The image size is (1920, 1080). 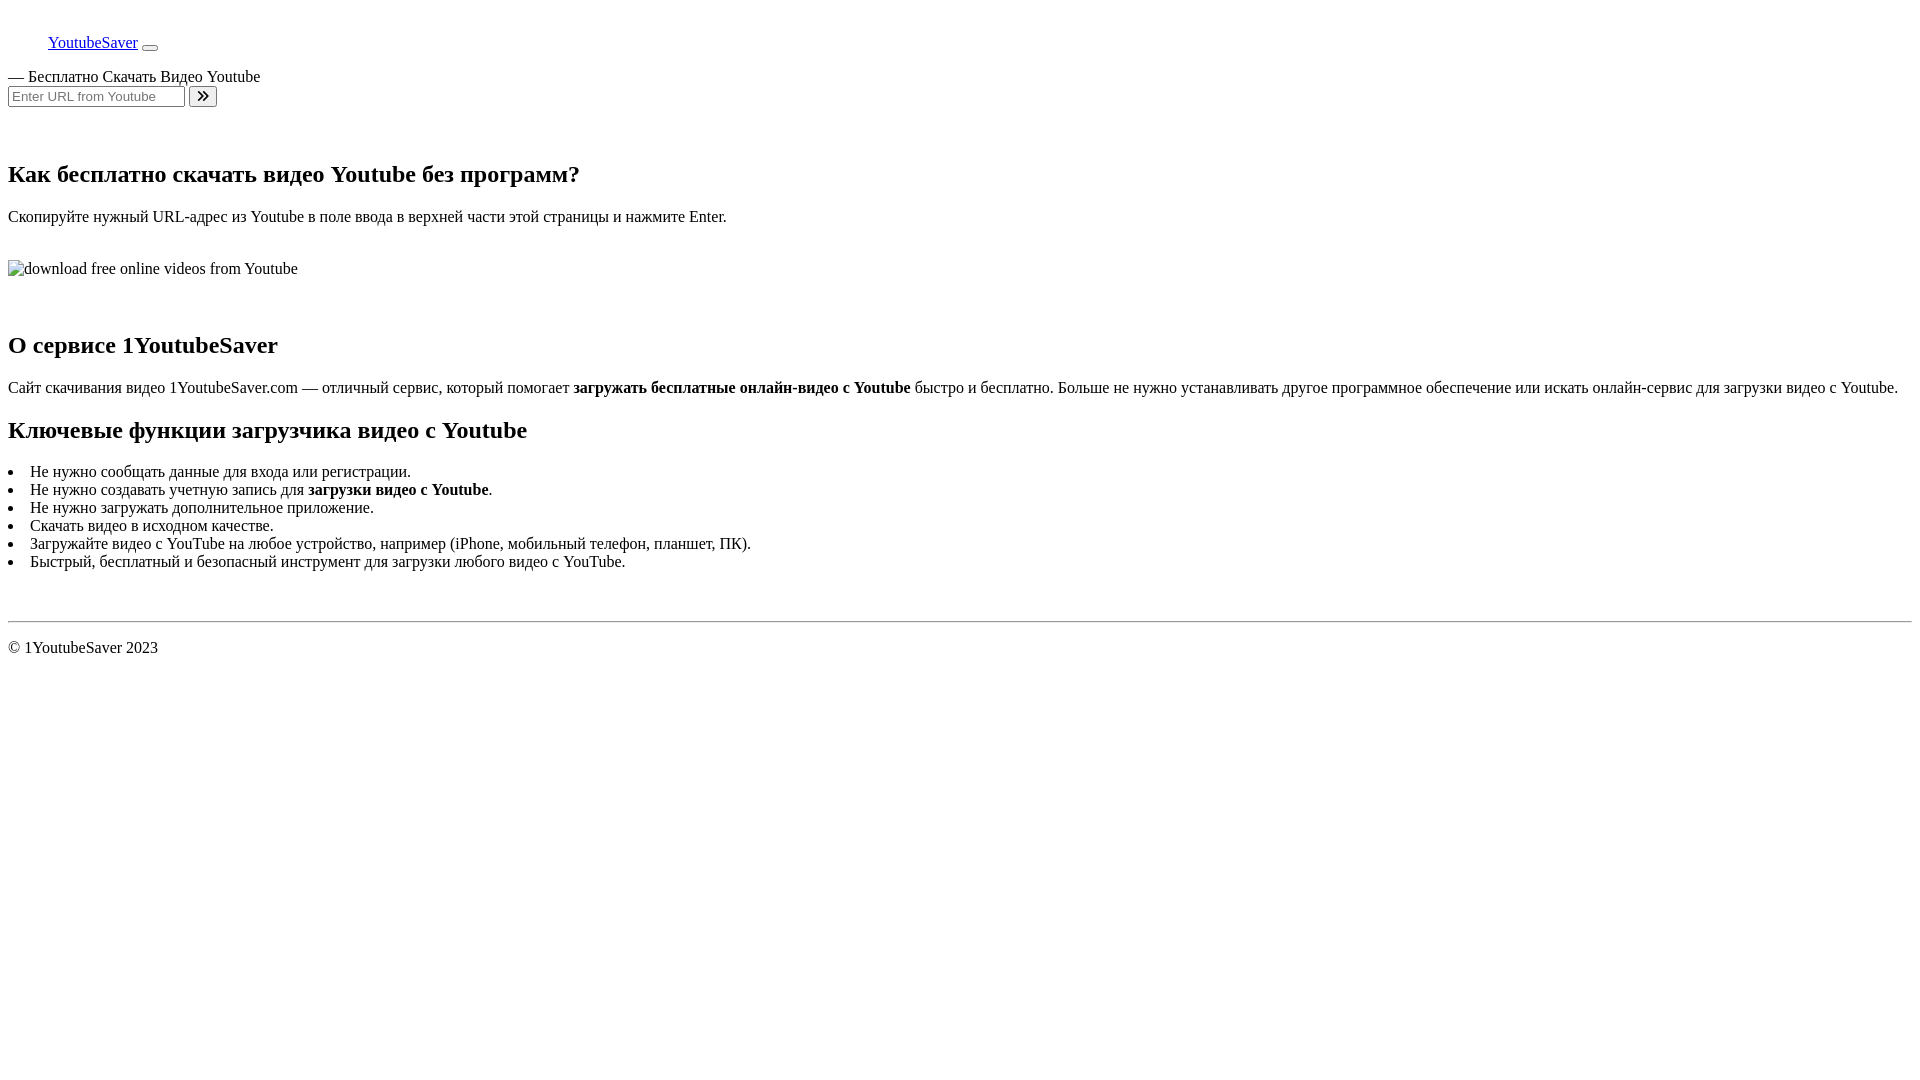 What do you see at coordinates (72, 42) in the screenshot?
I see `'YoutubeSaver'` at bounding box center [72, 42].